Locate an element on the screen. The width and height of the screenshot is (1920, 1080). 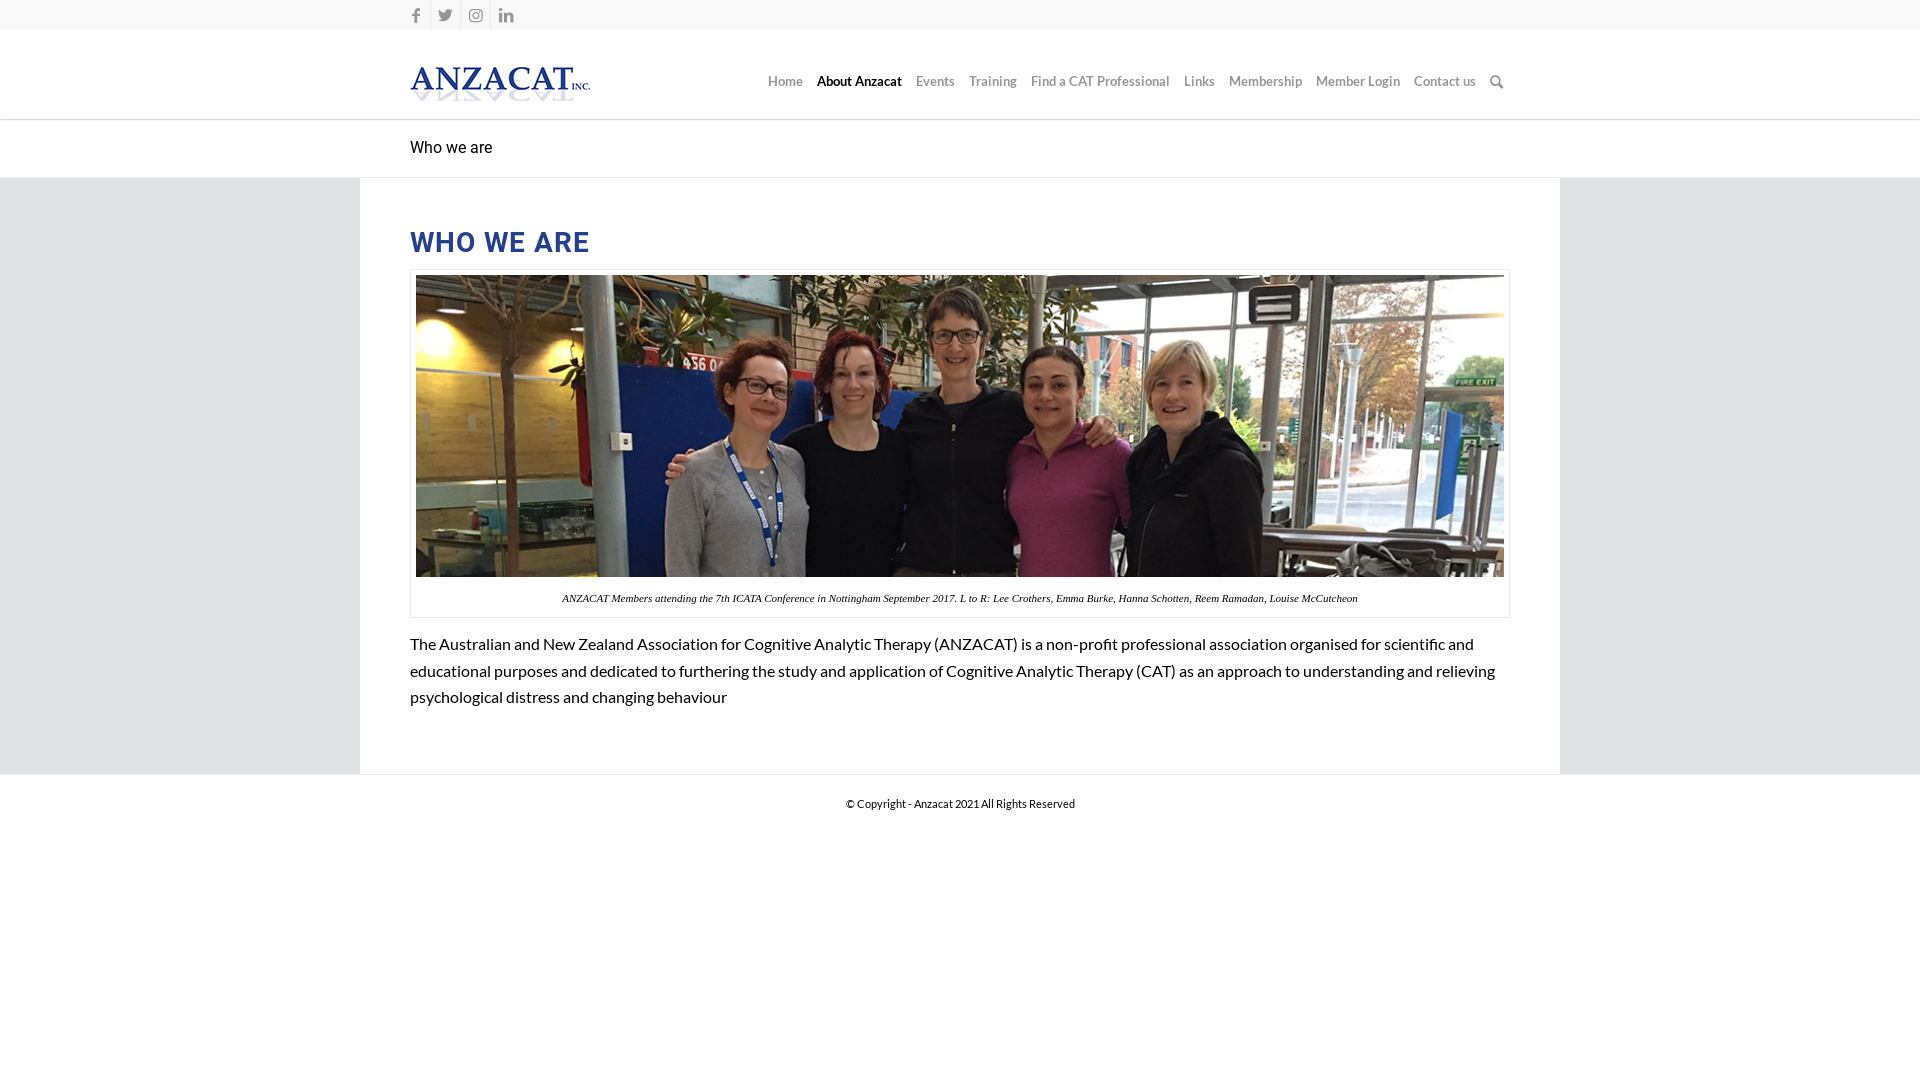
'Anzacat_logo' is located at coordinates (500, 83).